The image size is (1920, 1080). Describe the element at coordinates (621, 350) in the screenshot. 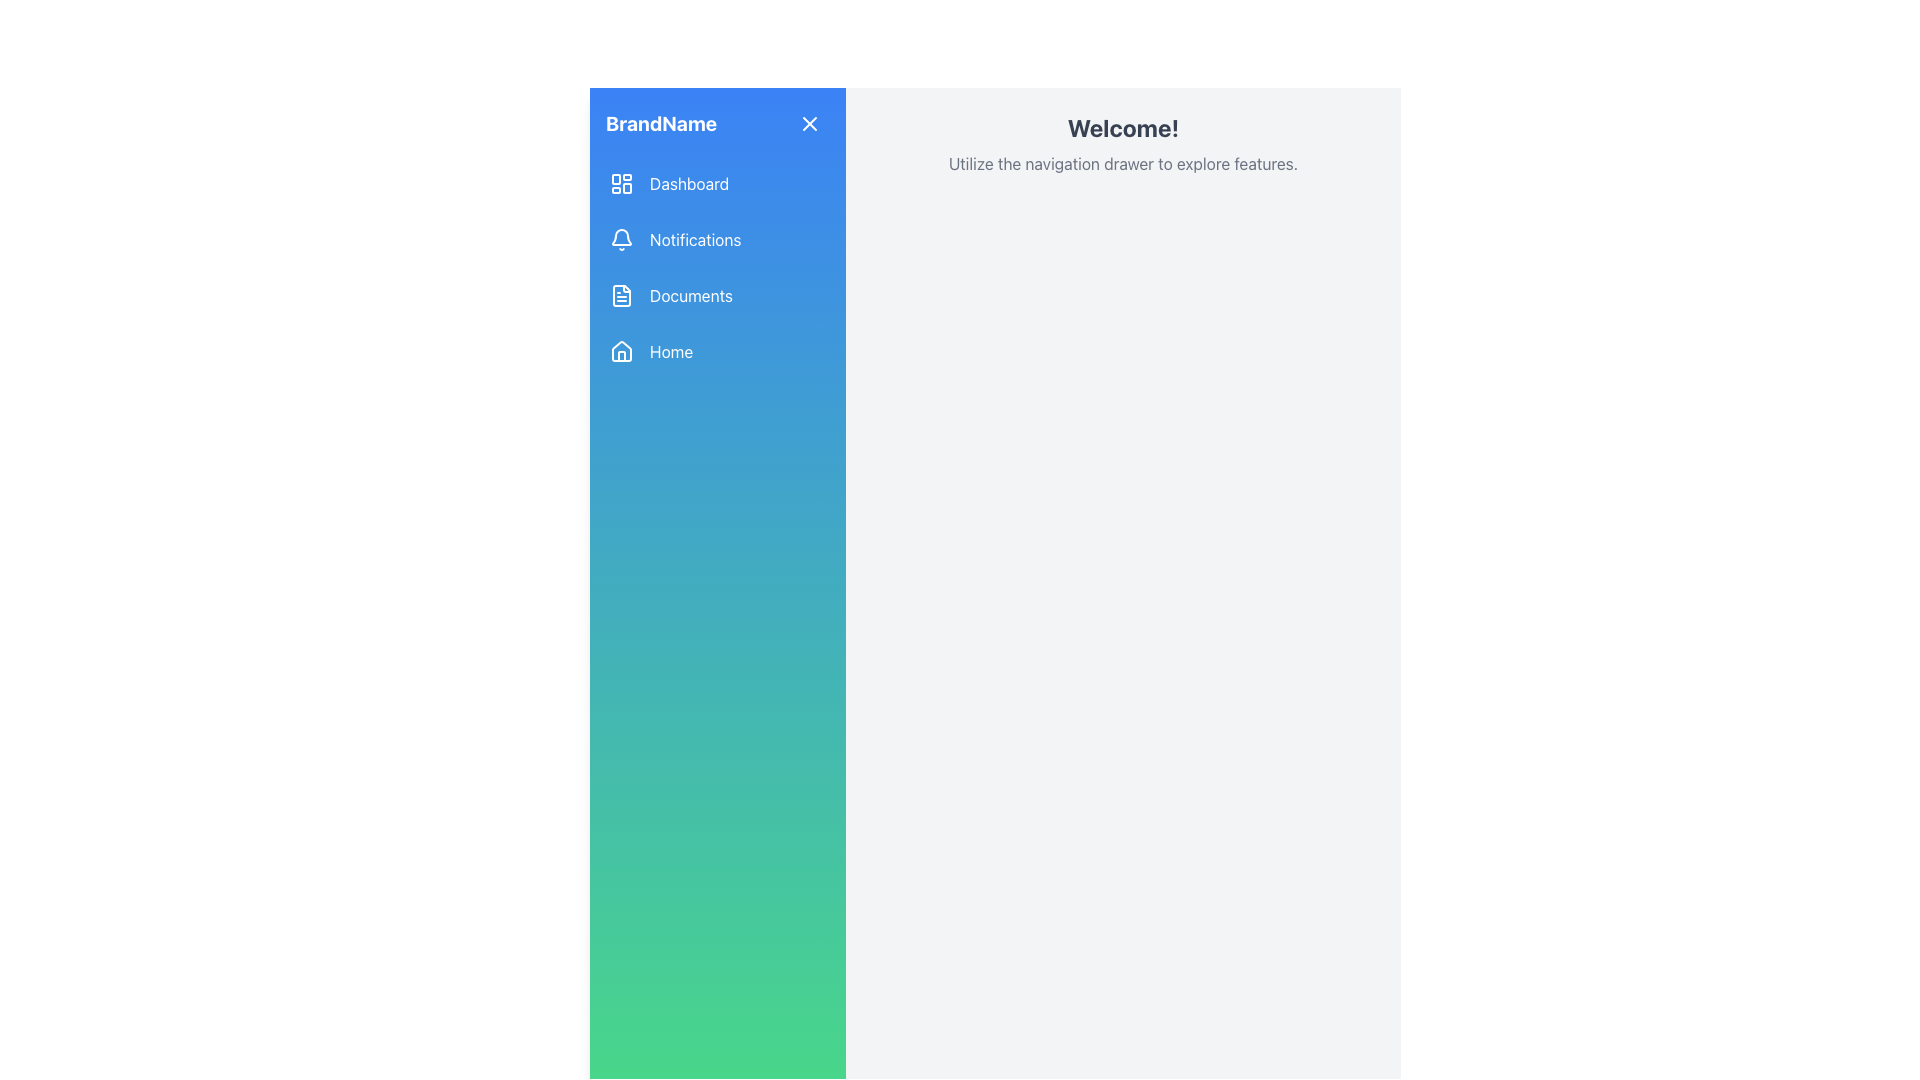

I see `the 'Home' SVG icon located at the bottom of the left sidebar` at that location.